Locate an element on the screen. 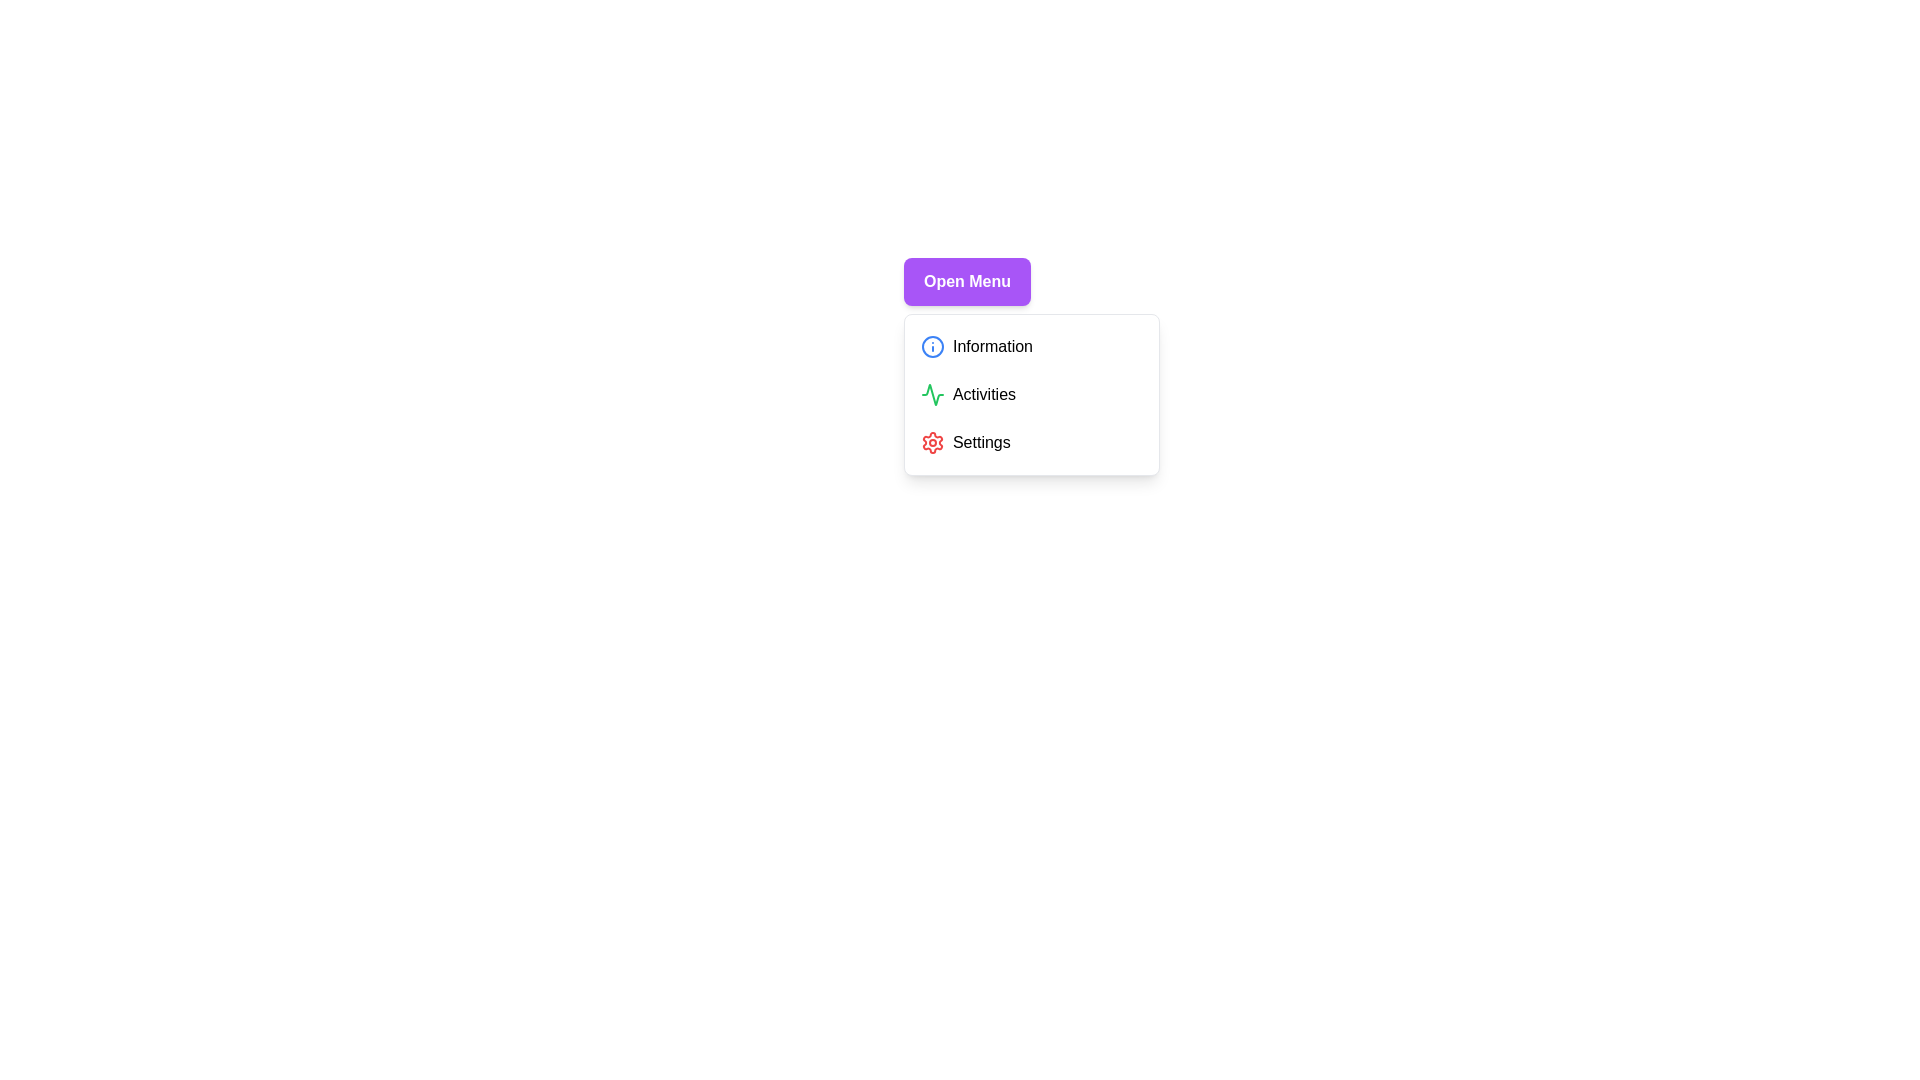 The width and height of the screenshot is (1920, 1080). the menu item Activities is located at coordinates (1032, 394).